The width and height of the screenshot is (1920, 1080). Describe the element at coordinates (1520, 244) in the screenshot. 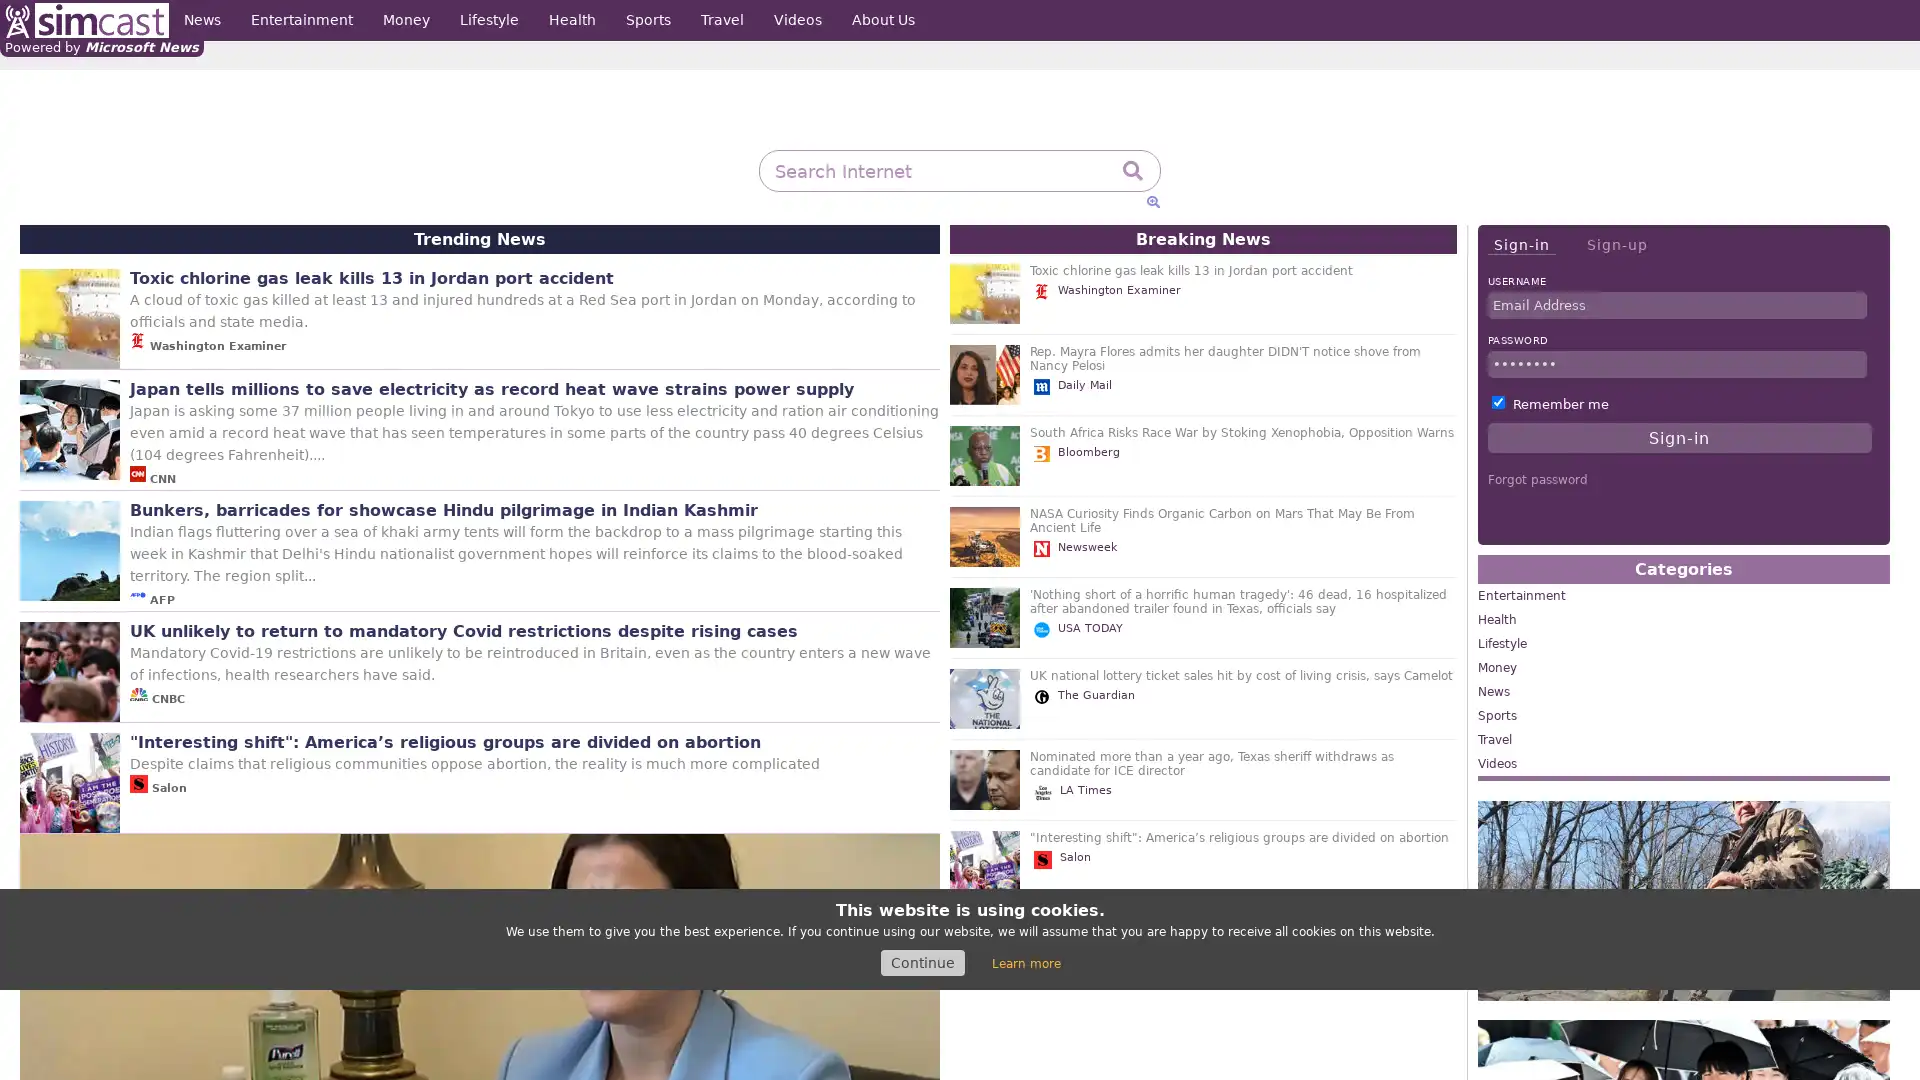

I see `Sign-in` at that location.